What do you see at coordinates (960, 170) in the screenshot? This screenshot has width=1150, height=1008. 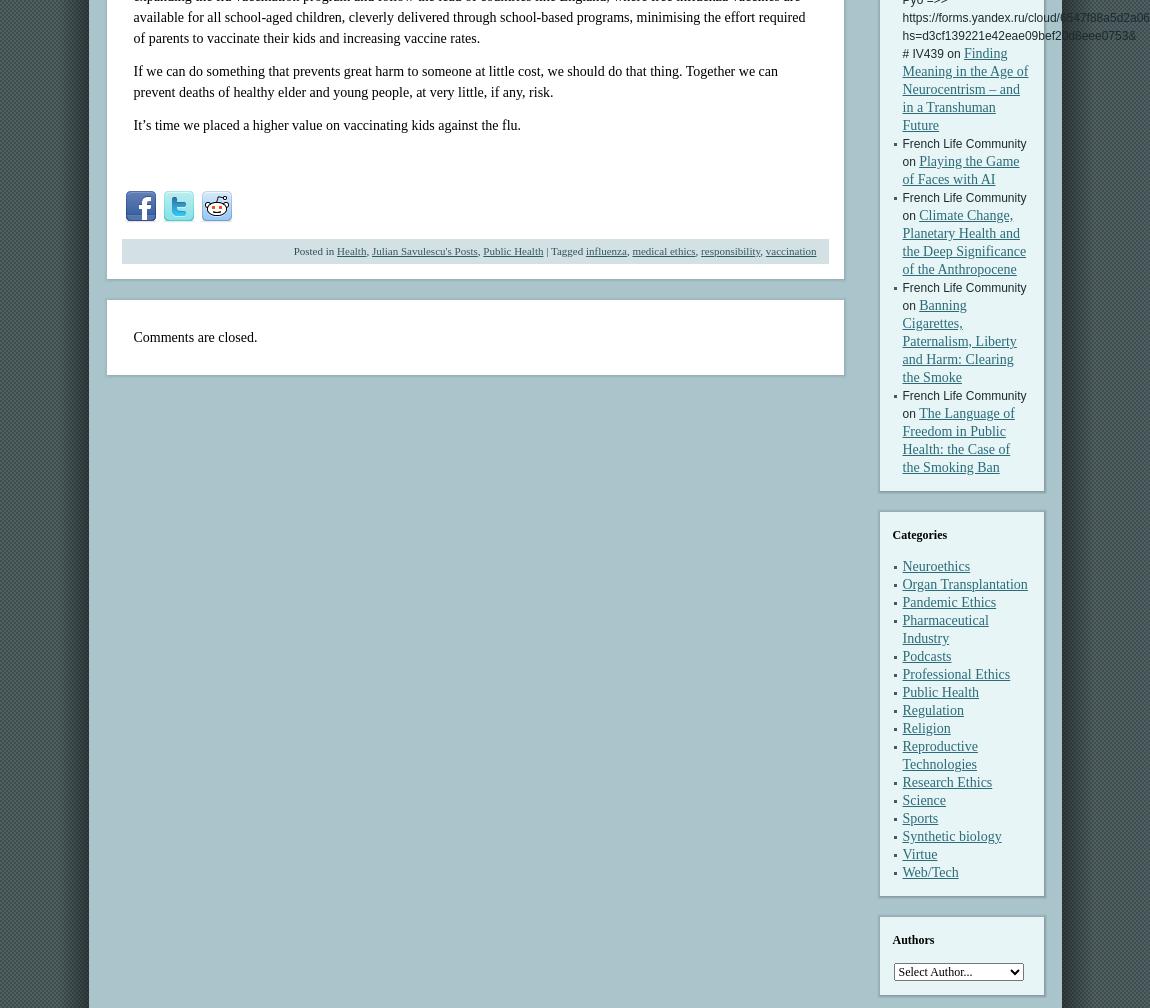 I see `'Playing the Game of Faces with AI'` at bounding box center [960, 170].